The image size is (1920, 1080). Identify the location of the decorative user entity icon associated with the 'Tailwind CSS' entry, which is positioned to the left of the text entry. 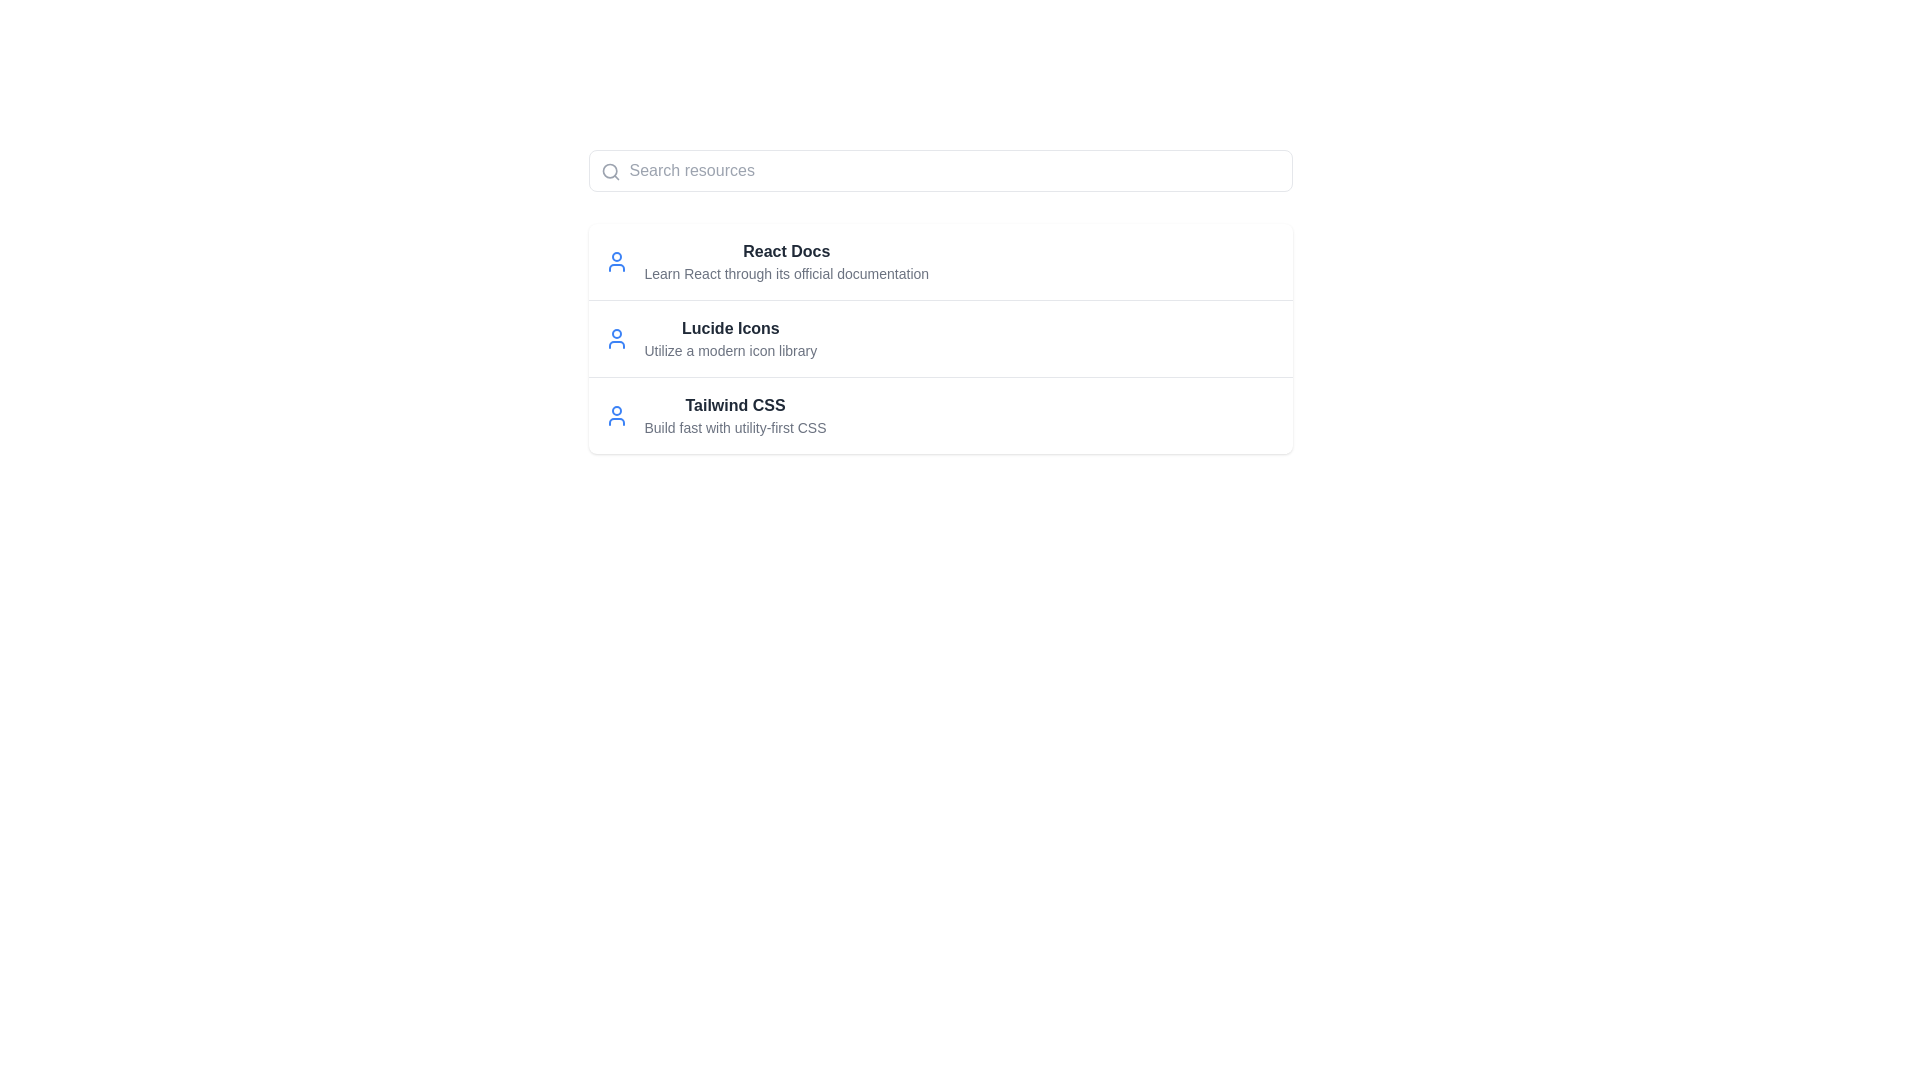
(615, 415).